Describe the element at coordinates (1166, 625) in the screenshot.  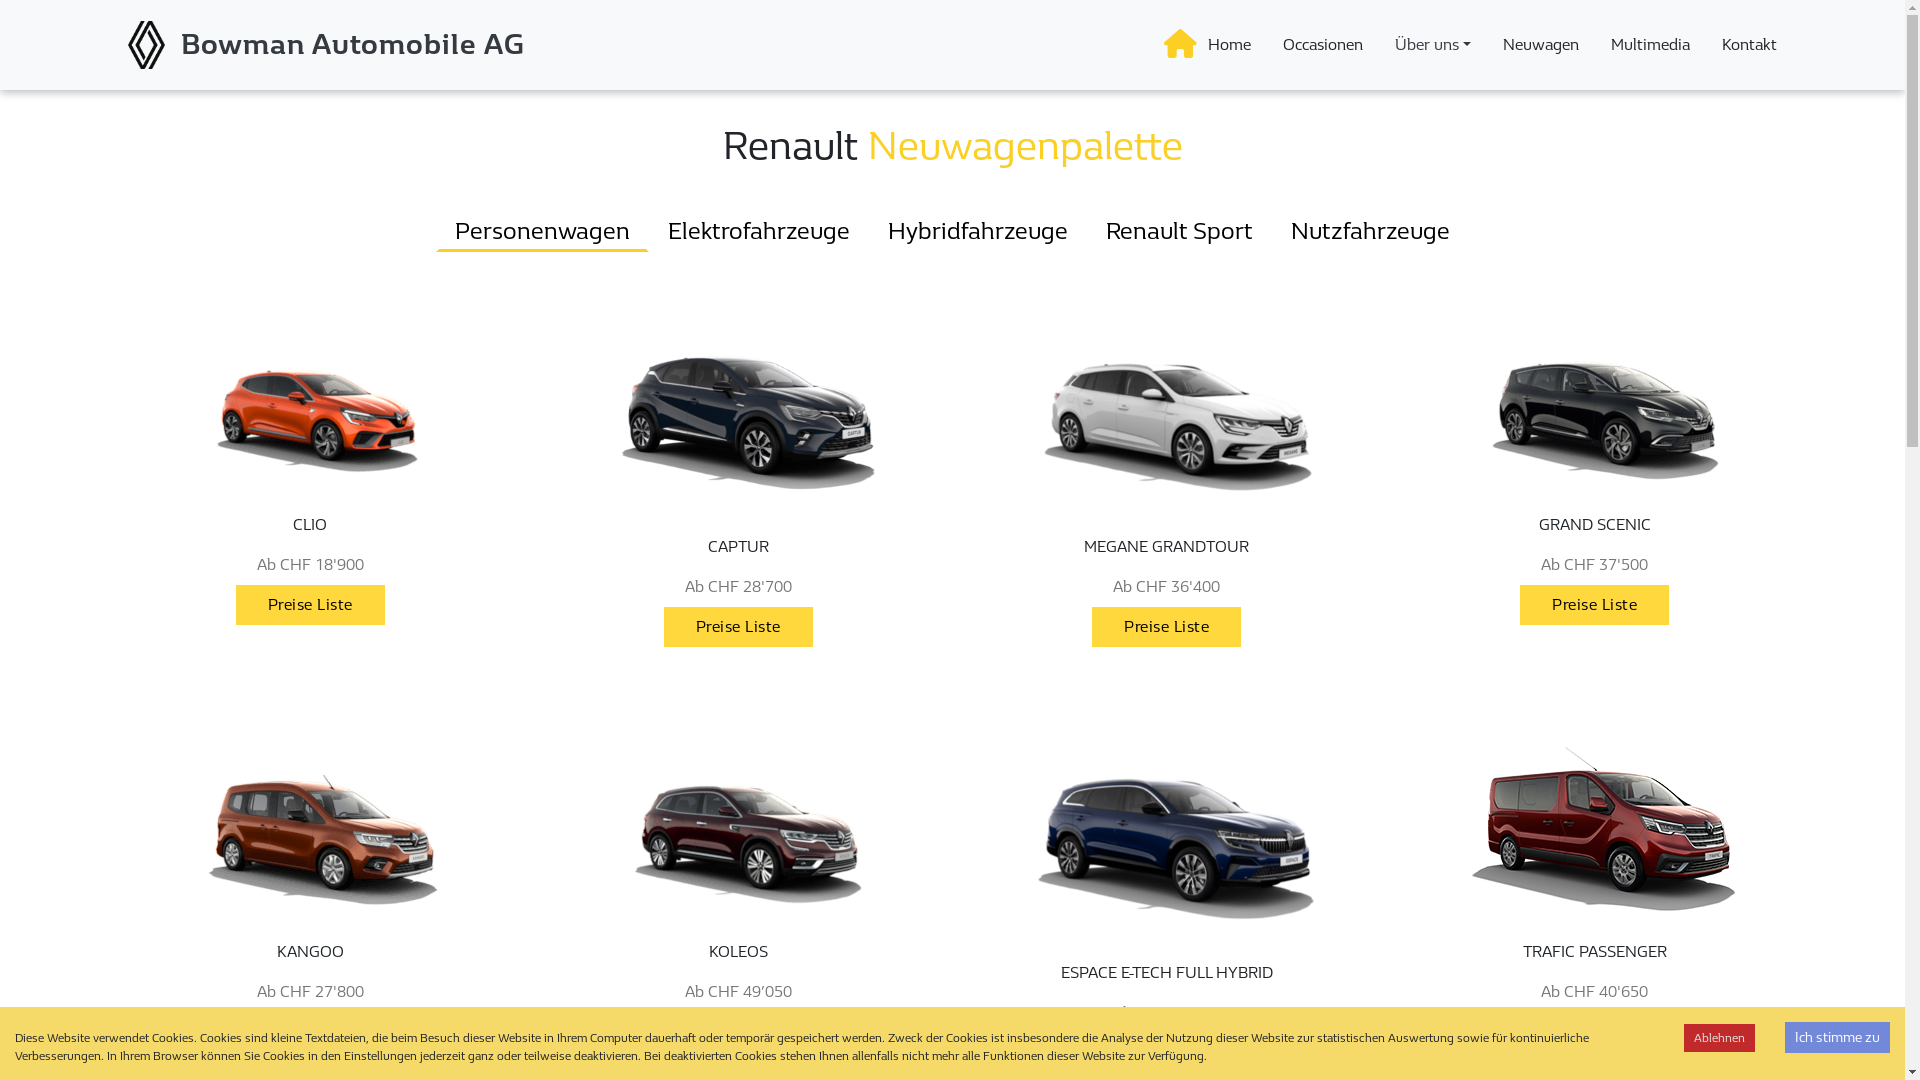
I see `'Preise Liste'` at that location.